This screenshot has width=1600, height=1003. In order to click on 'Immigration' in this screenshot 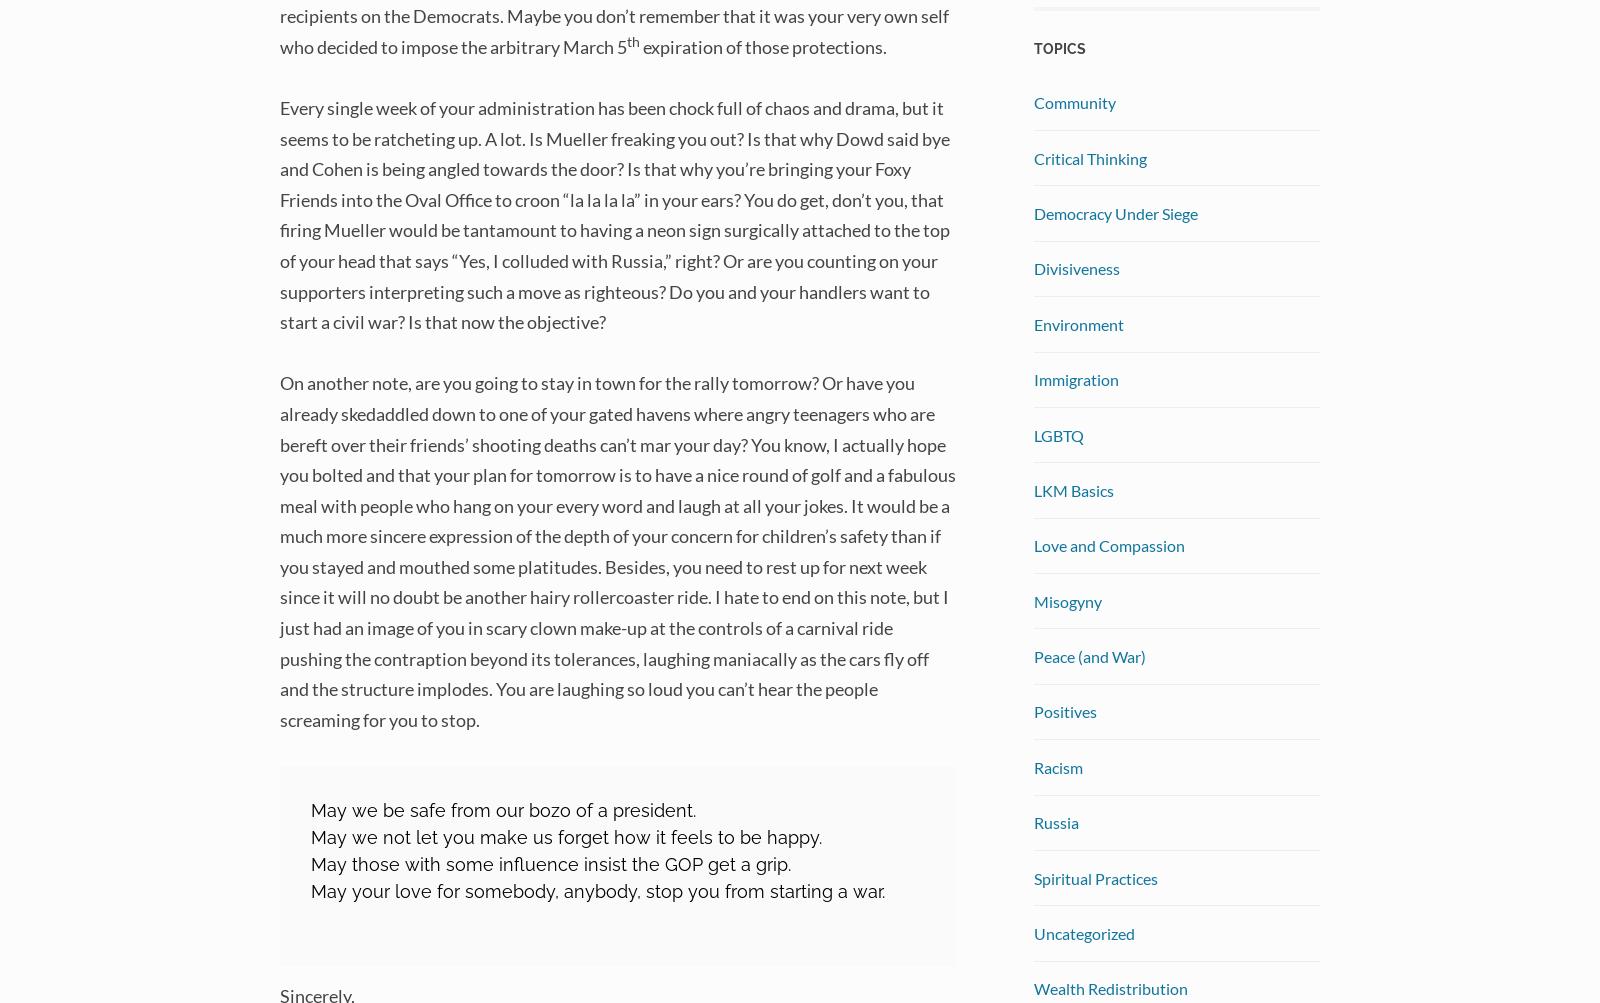, I will do `click(1076, 378)`.